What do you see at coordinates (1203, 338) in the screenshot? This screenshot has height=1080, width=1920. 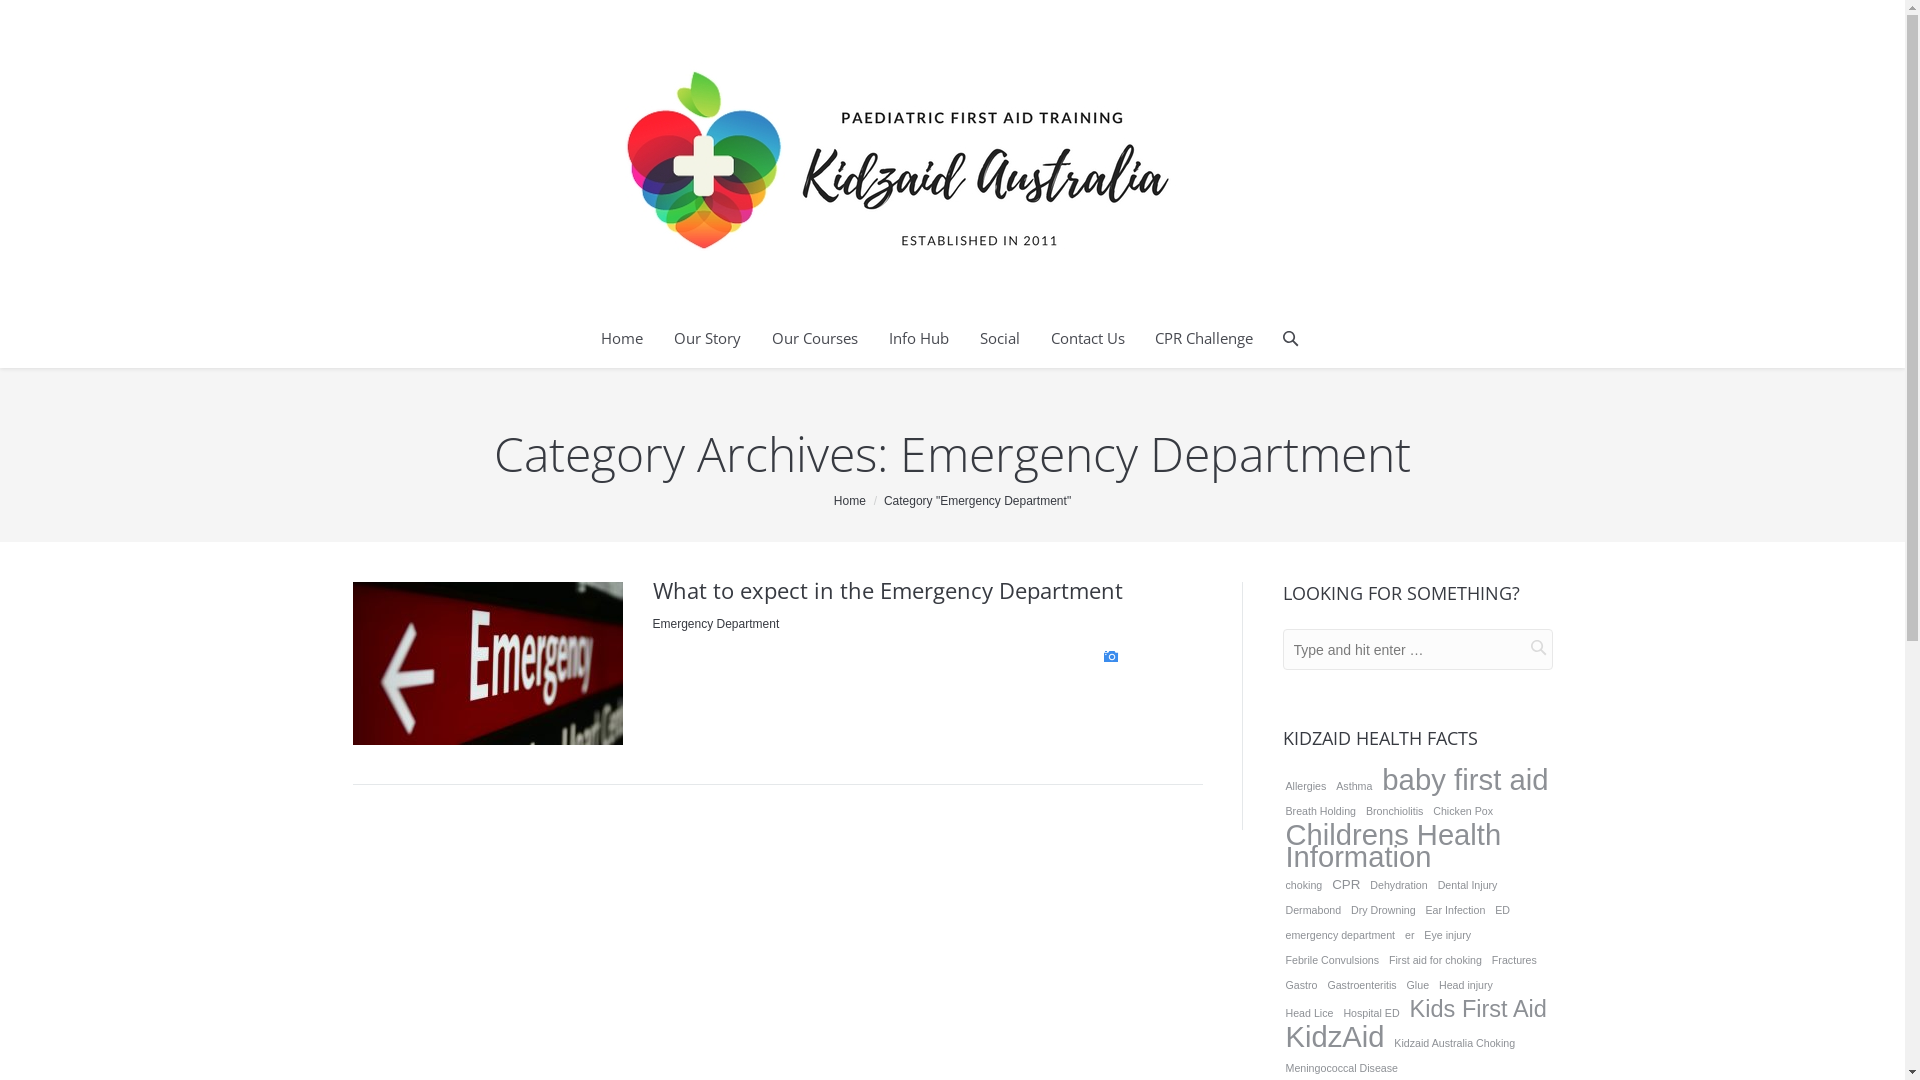 I see `'CPR Challenge'` at bounding box center [1203, 338].